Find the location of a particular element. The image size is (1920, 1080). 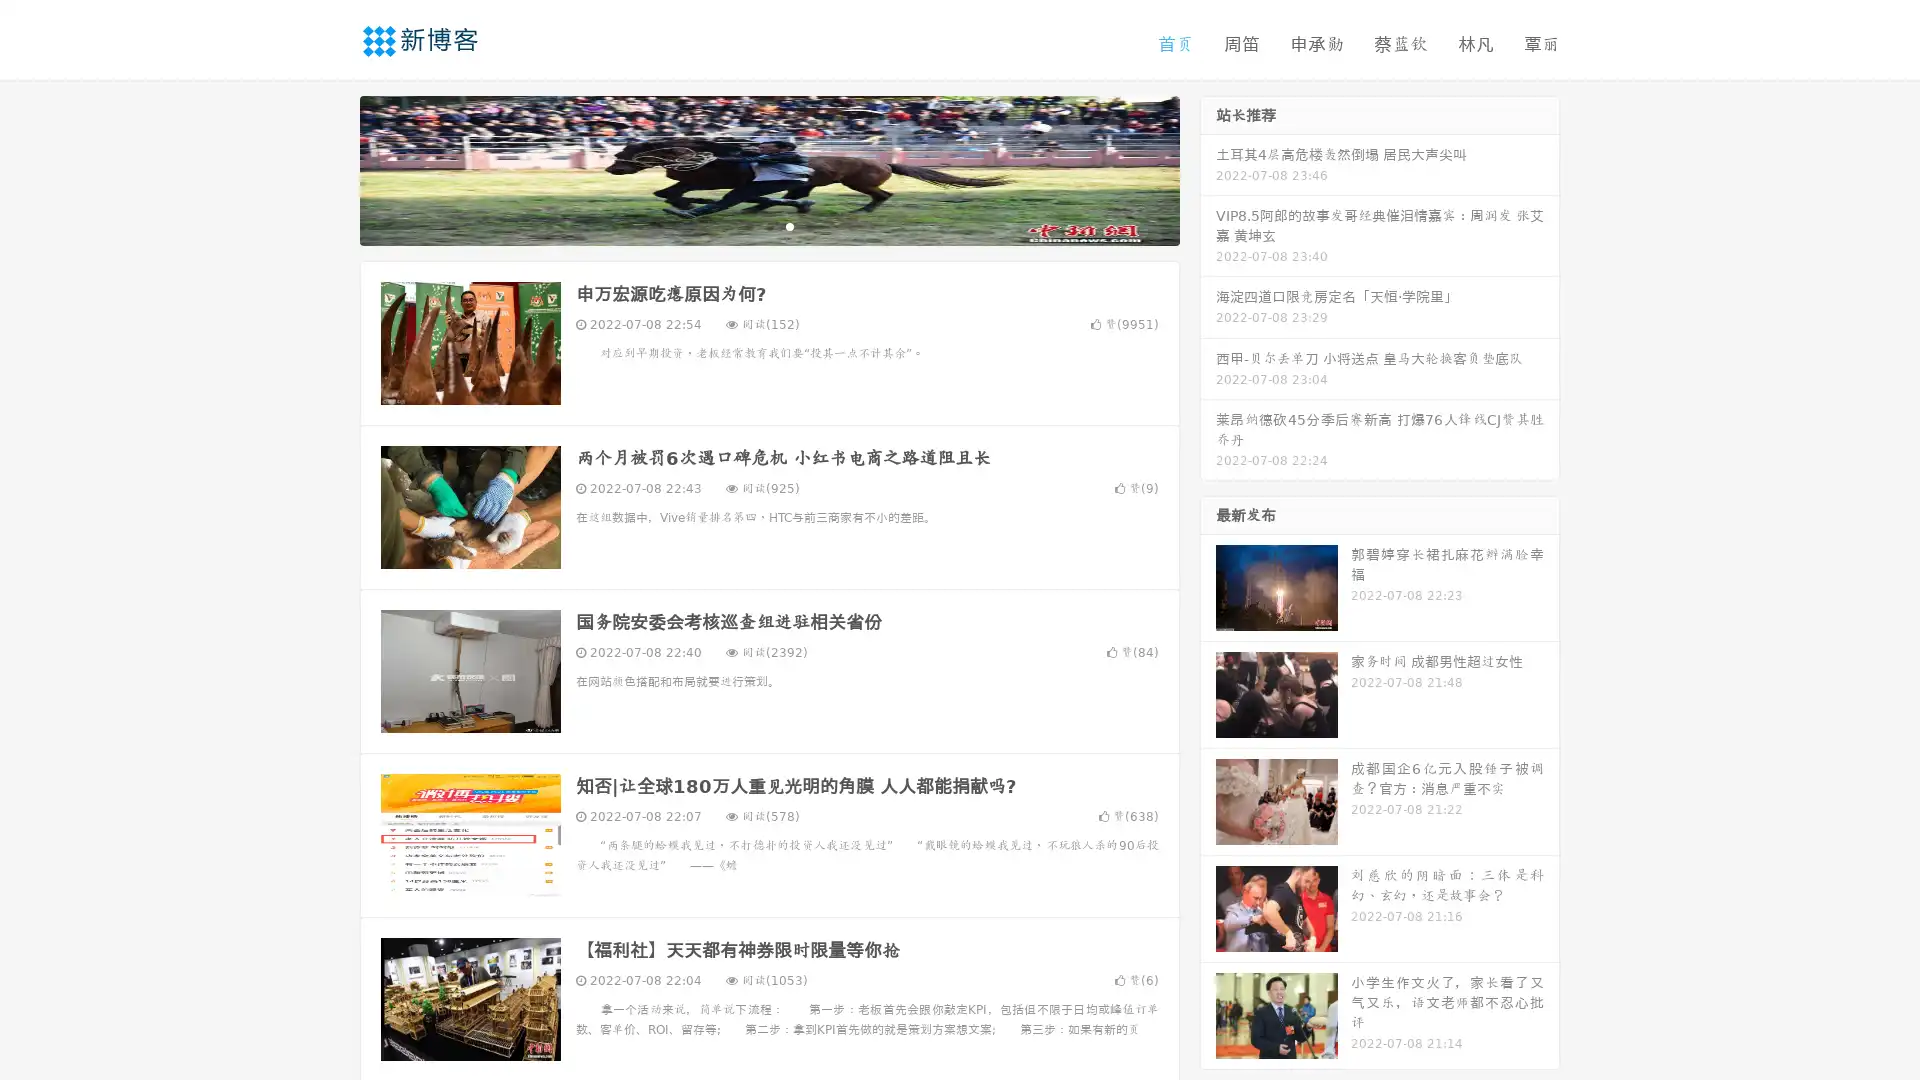

Next slide is located at coordinates (1208, 168).